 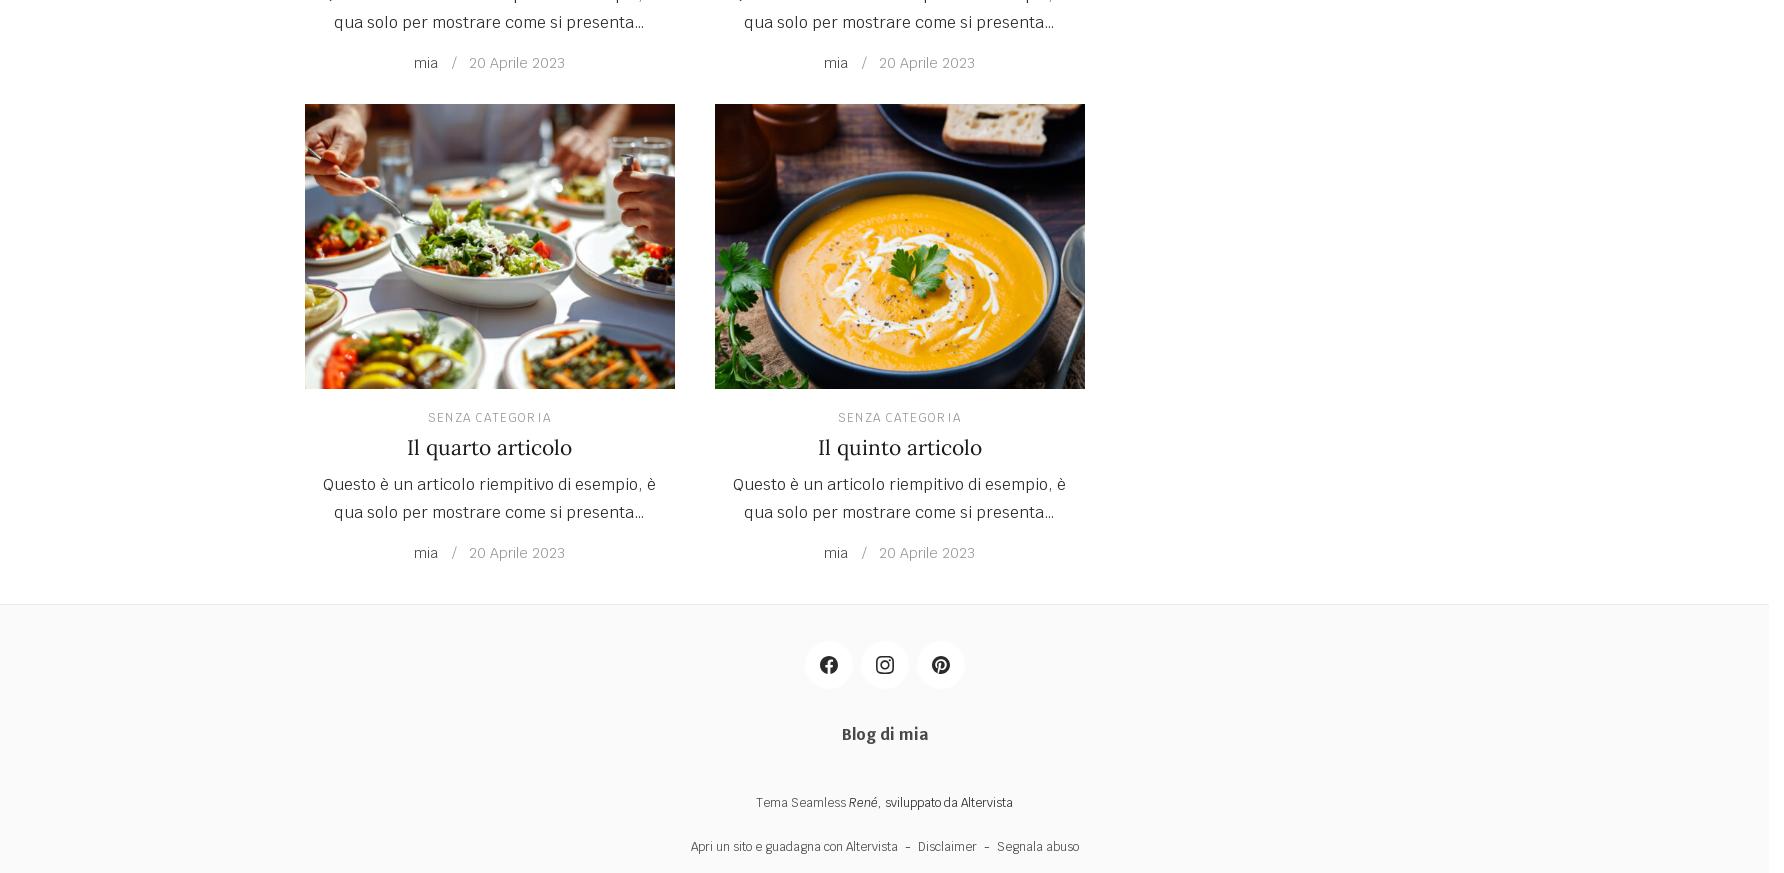 I want to click on 'Il quarto articolo', so click(x=489, y=446).